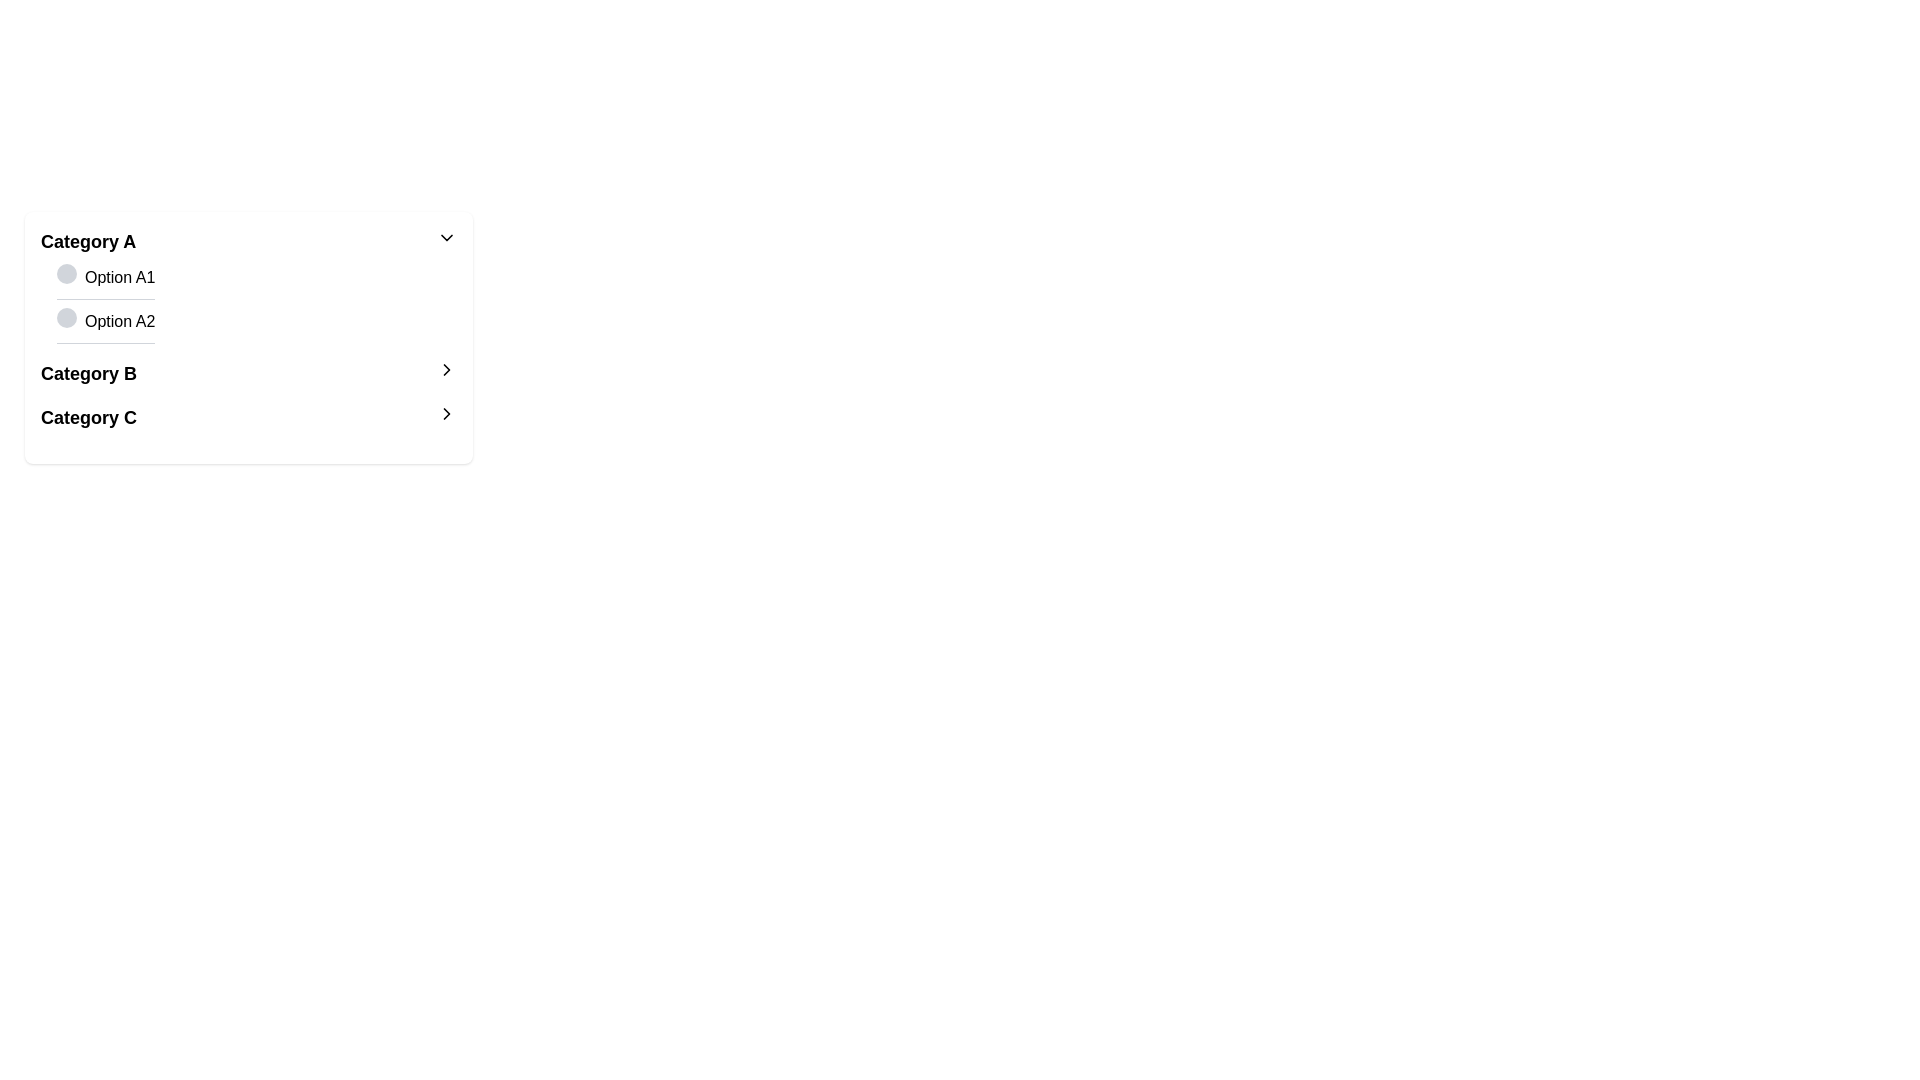  What do you see at coordinates (445, 370) in the screenshot?
I see `the chevron icon located to the right of 'Category B'` at bounding box center [445, 370].